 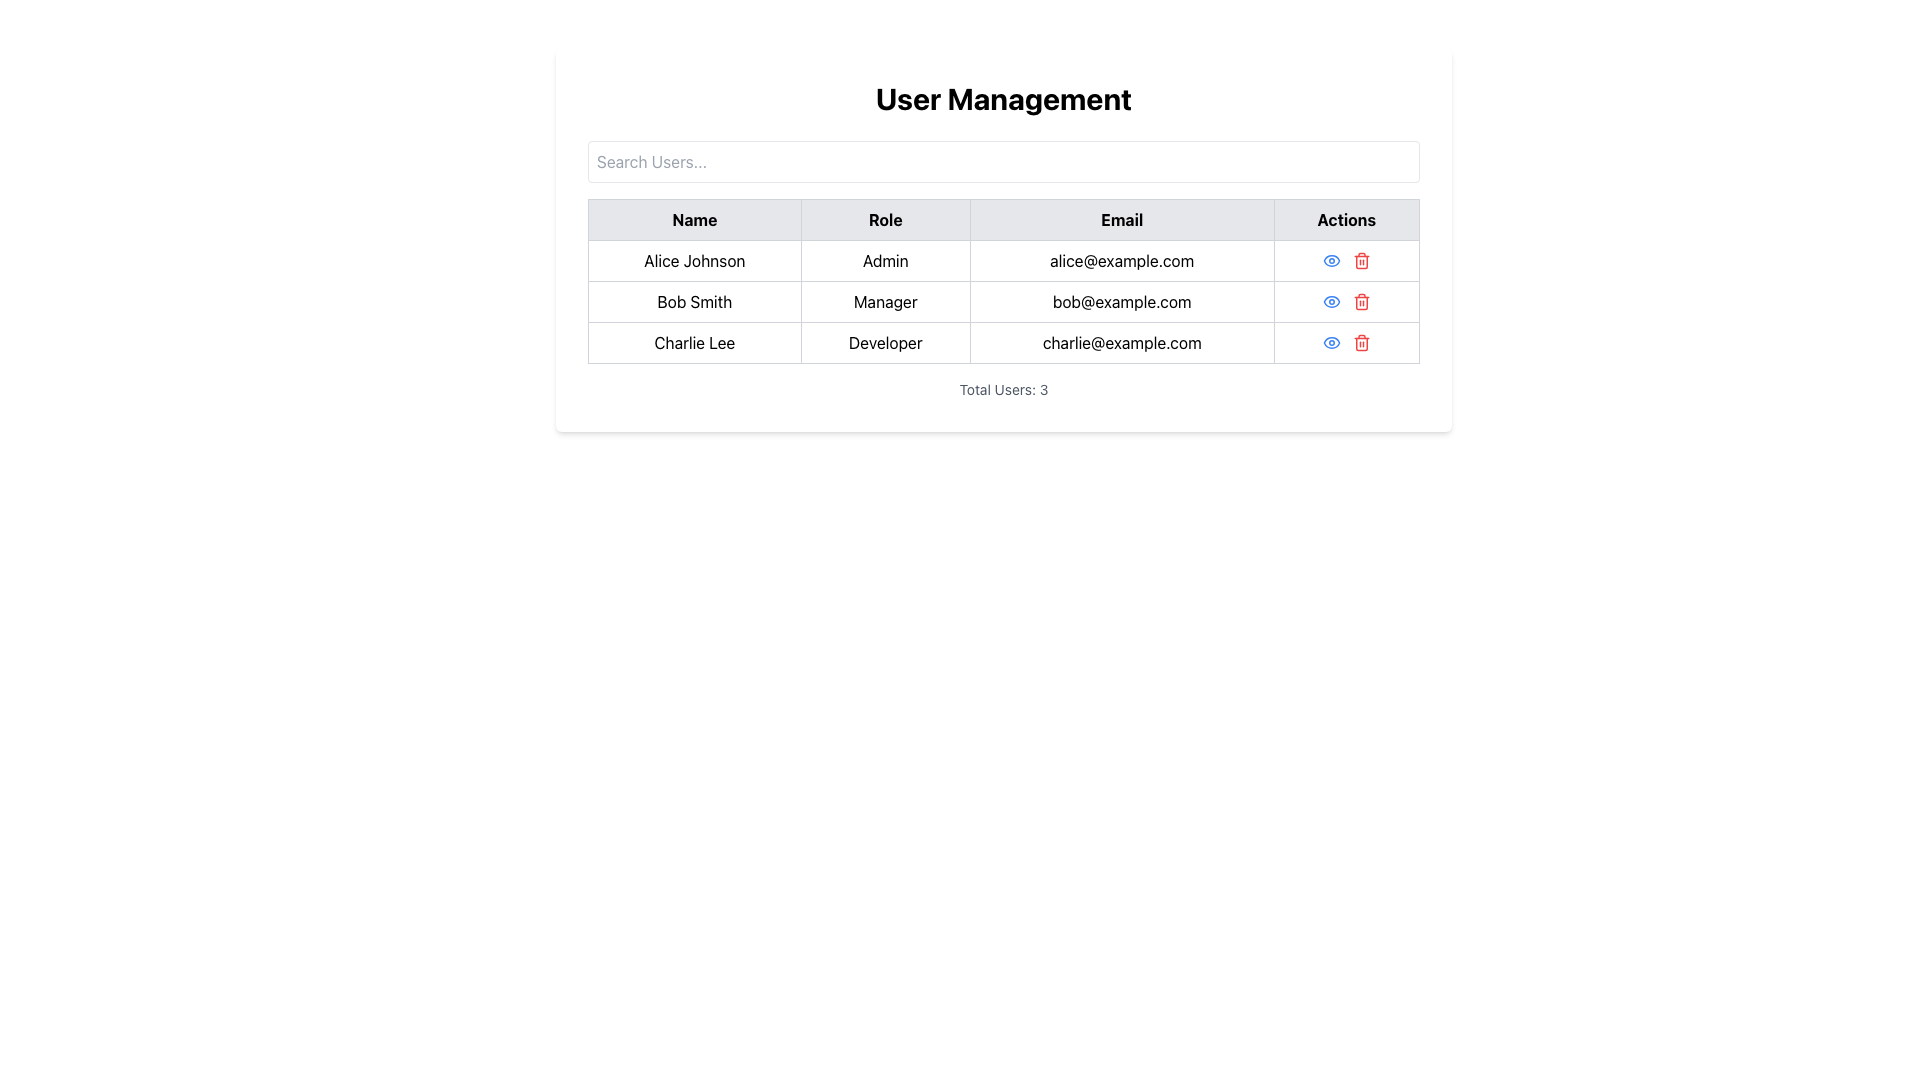 I want to click on the first row of the user table which displays detailed information about a user including their name, role, and email address, so click(x=1003, y=260).